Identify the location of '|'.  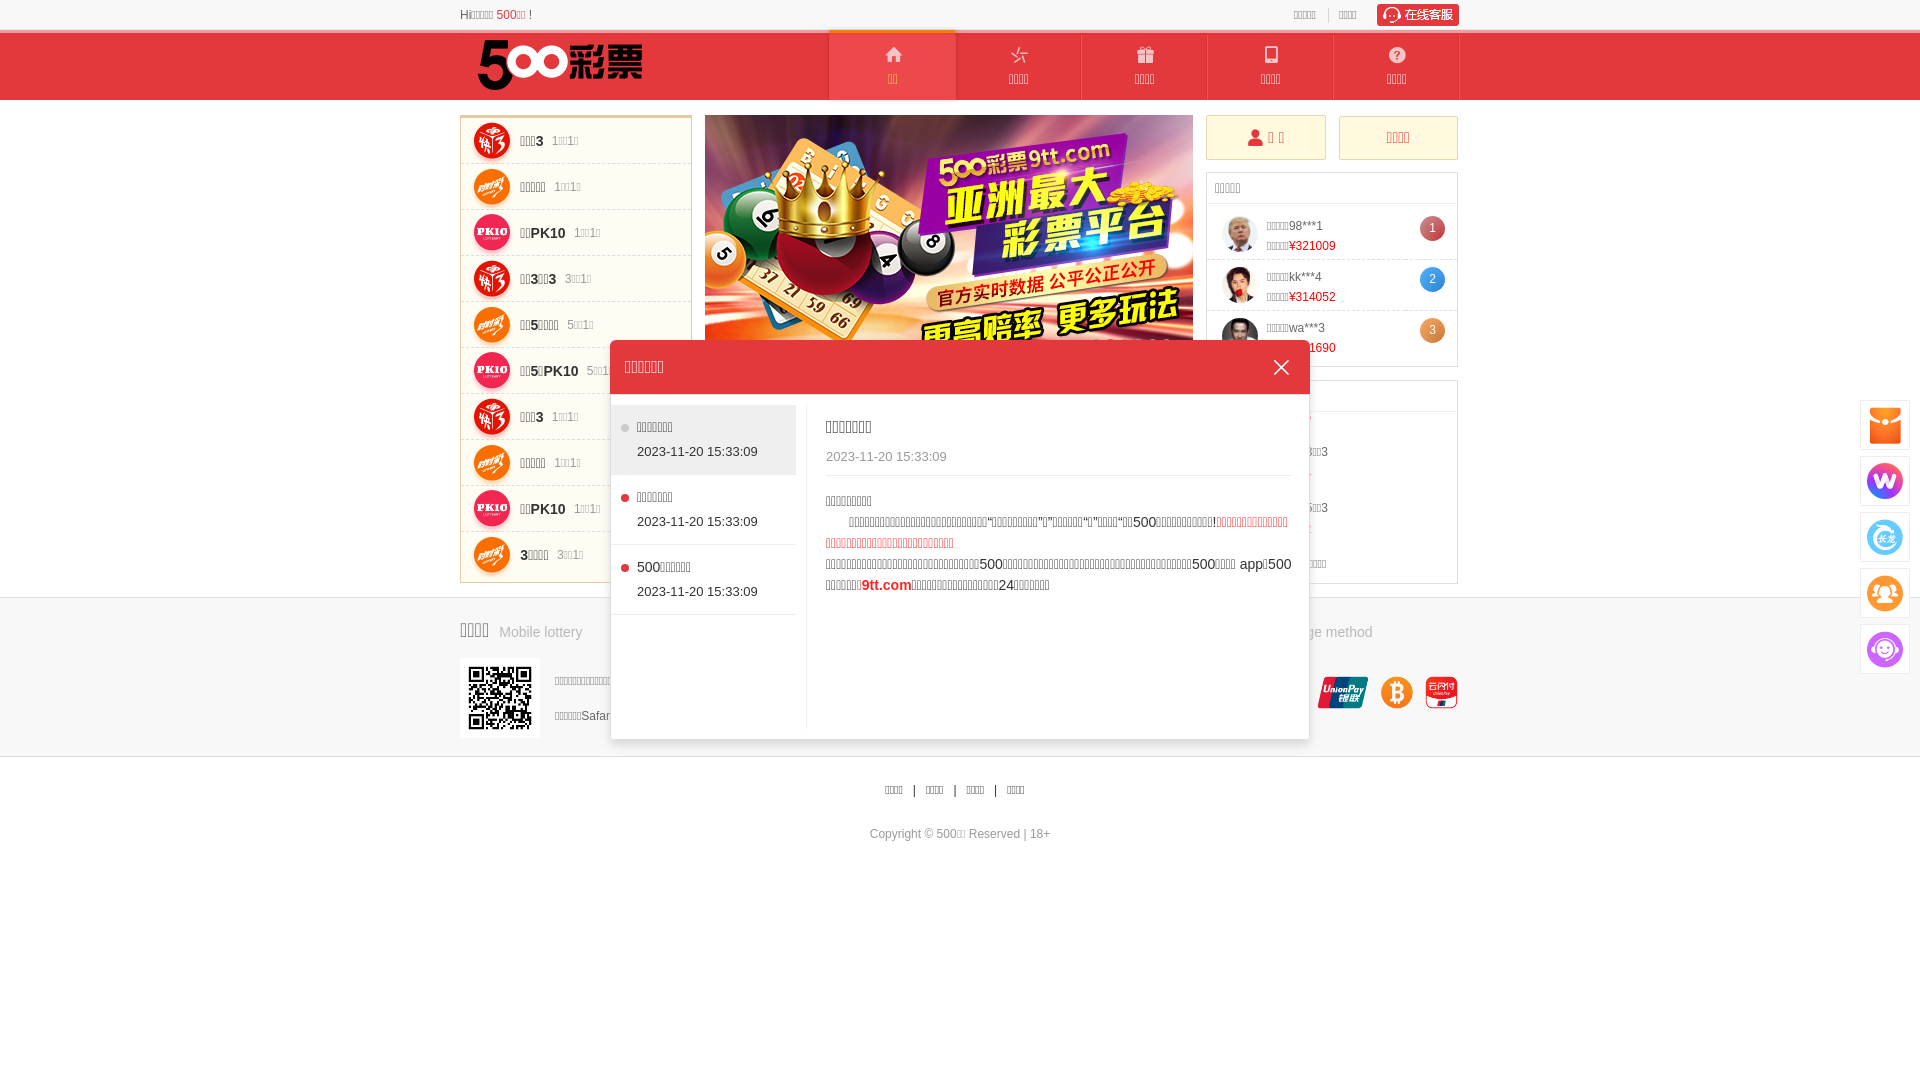
(913, 789).